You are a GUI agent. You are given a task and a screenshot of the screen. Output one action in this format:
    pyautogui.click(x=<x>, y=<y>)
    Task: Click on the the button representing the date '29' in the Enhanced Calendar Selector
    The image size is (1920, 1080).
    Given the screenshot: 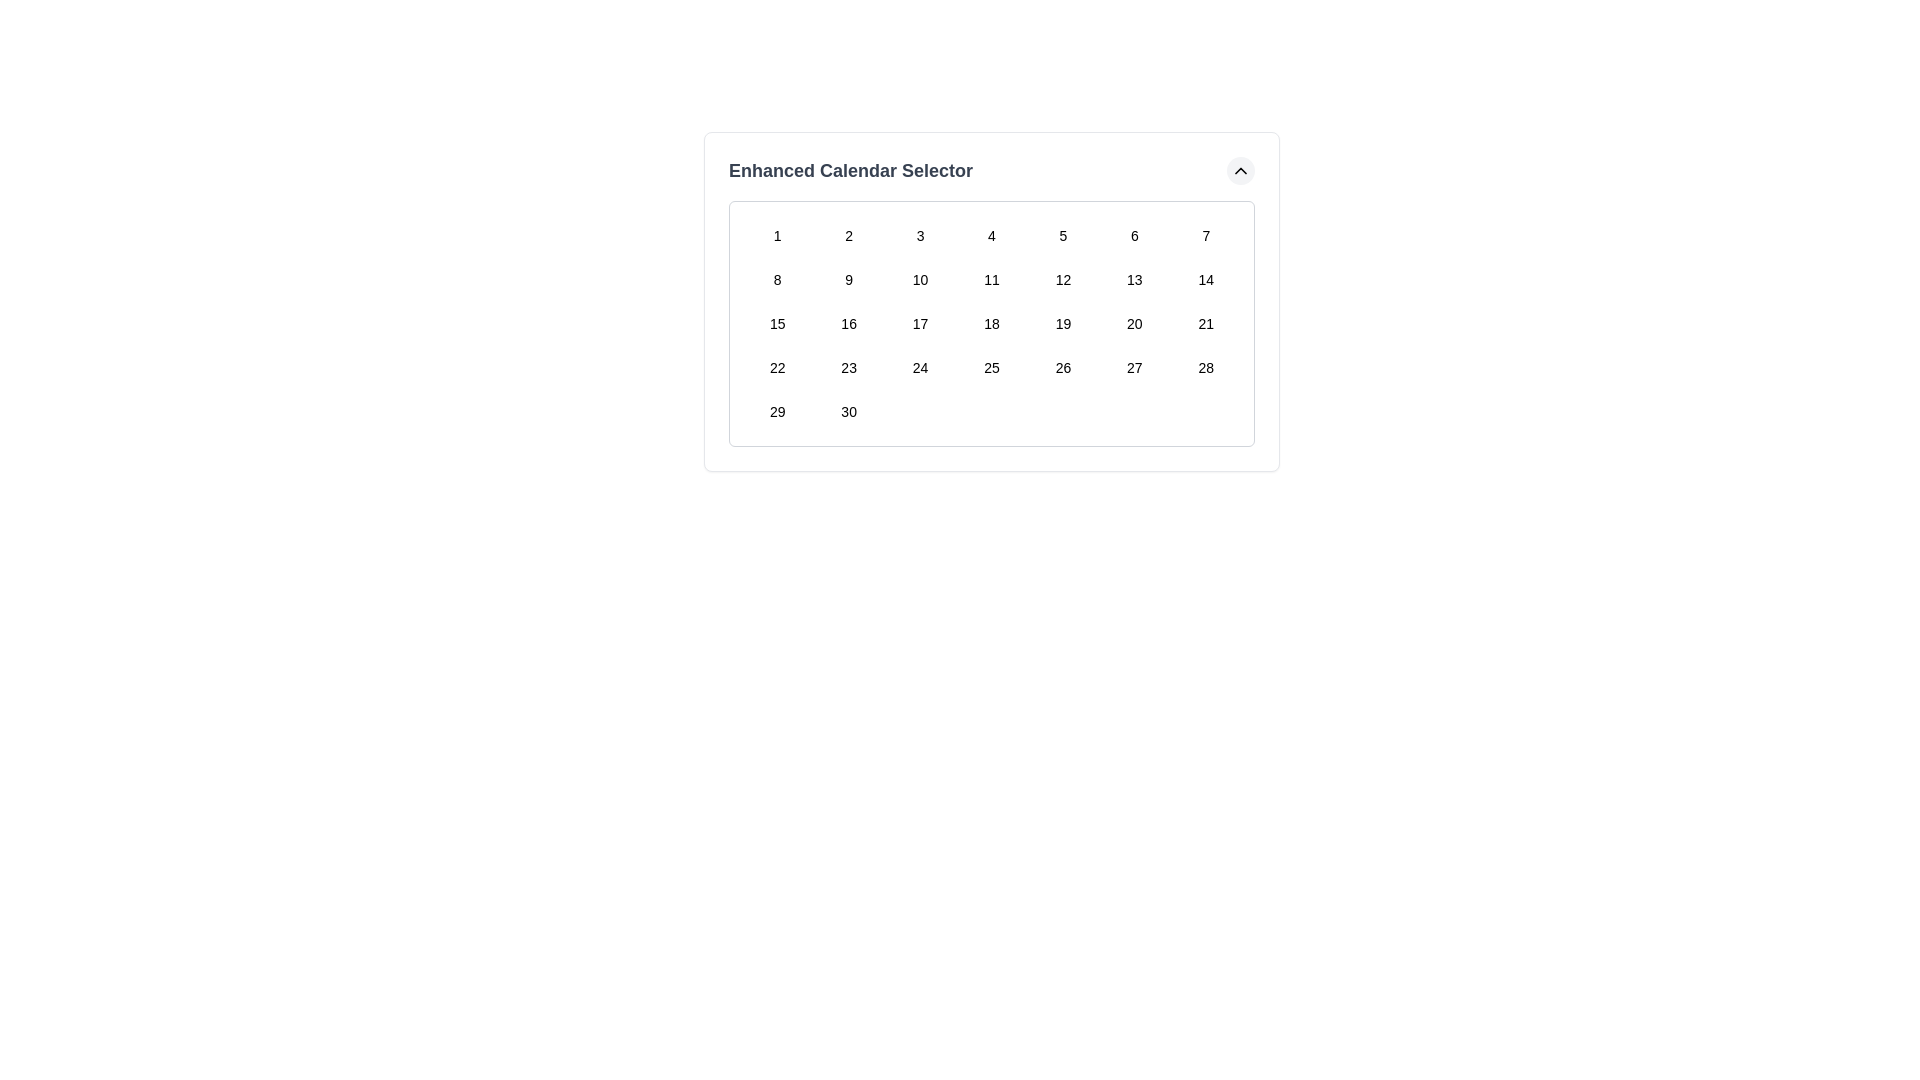 What is the action you would take?
    pyautogui.click(x=776, y=411)
    